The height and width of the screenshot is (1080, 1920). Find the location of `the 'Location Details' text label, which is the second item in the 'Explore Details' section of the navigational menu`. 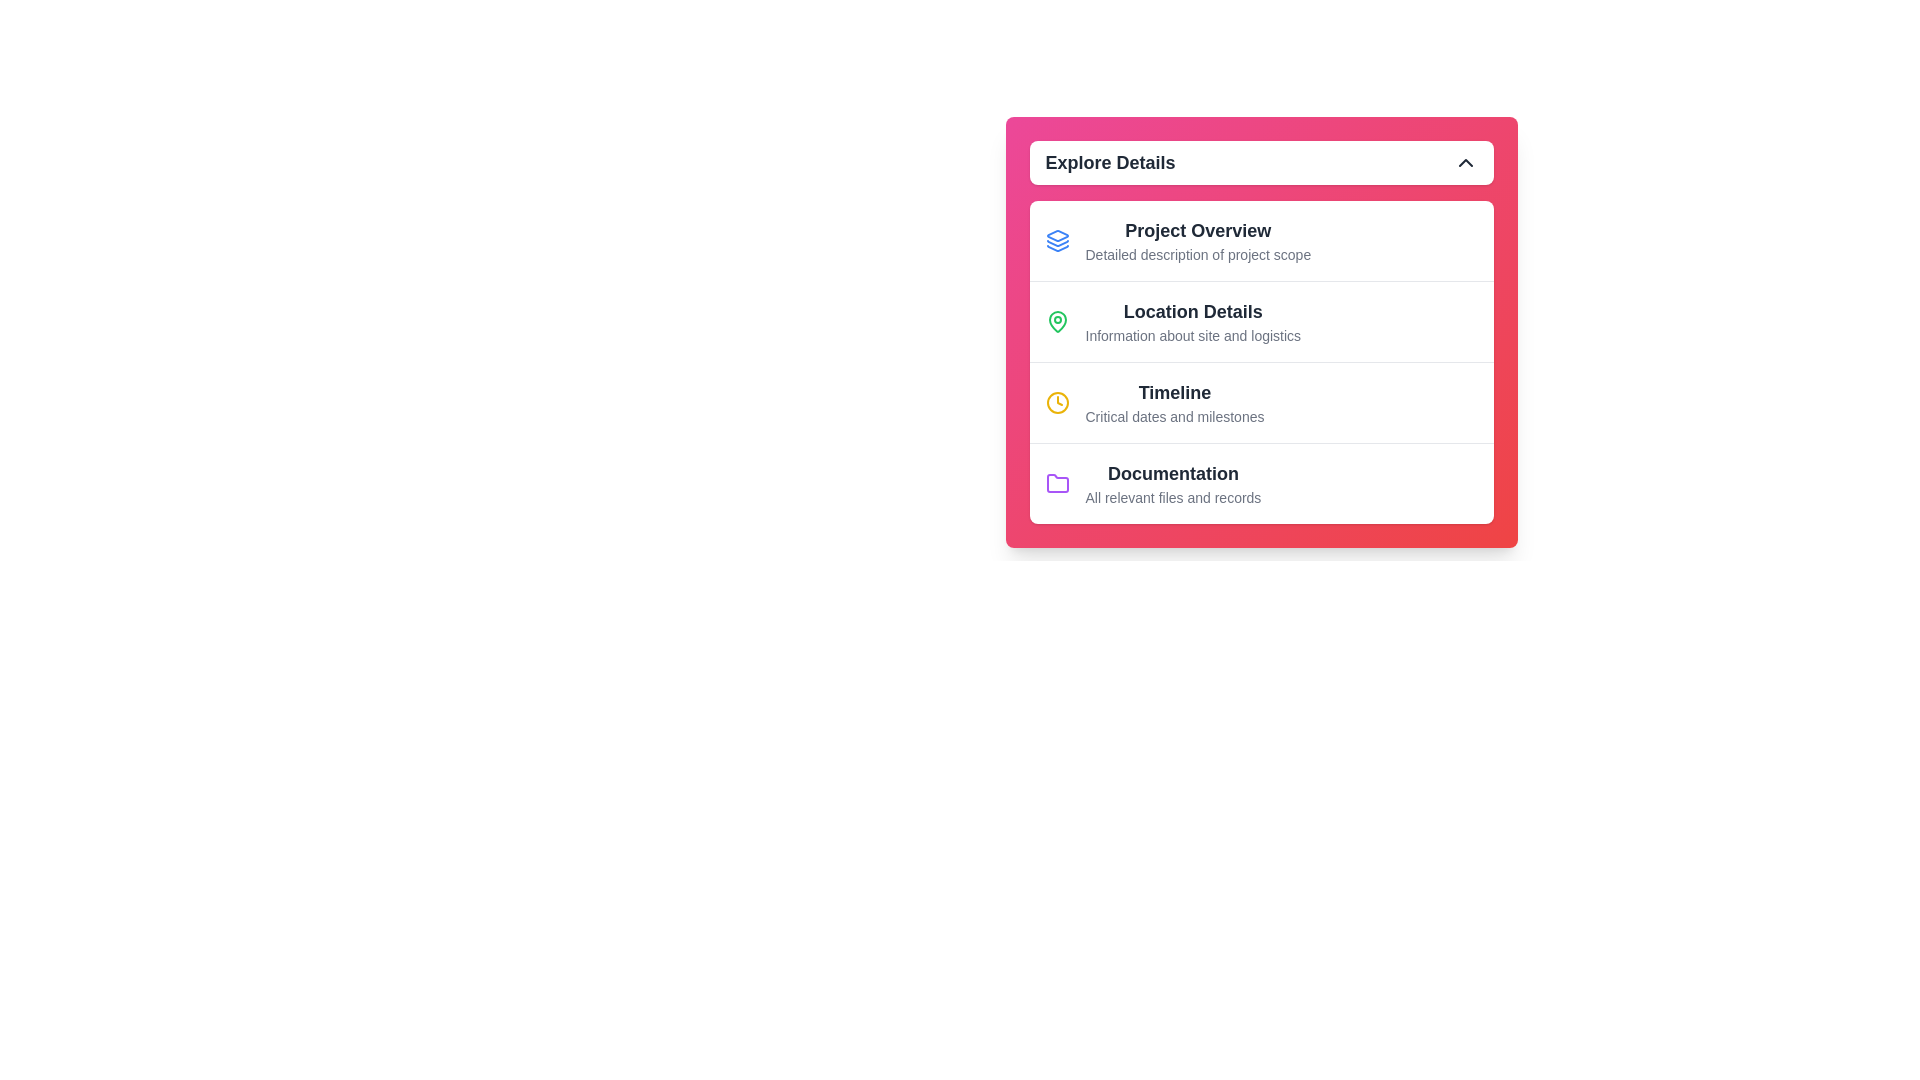

the 'Location Details' text label, which is the second item in the 'Explore Details' section of the navigational menu is located at coordinates (1193, 320).